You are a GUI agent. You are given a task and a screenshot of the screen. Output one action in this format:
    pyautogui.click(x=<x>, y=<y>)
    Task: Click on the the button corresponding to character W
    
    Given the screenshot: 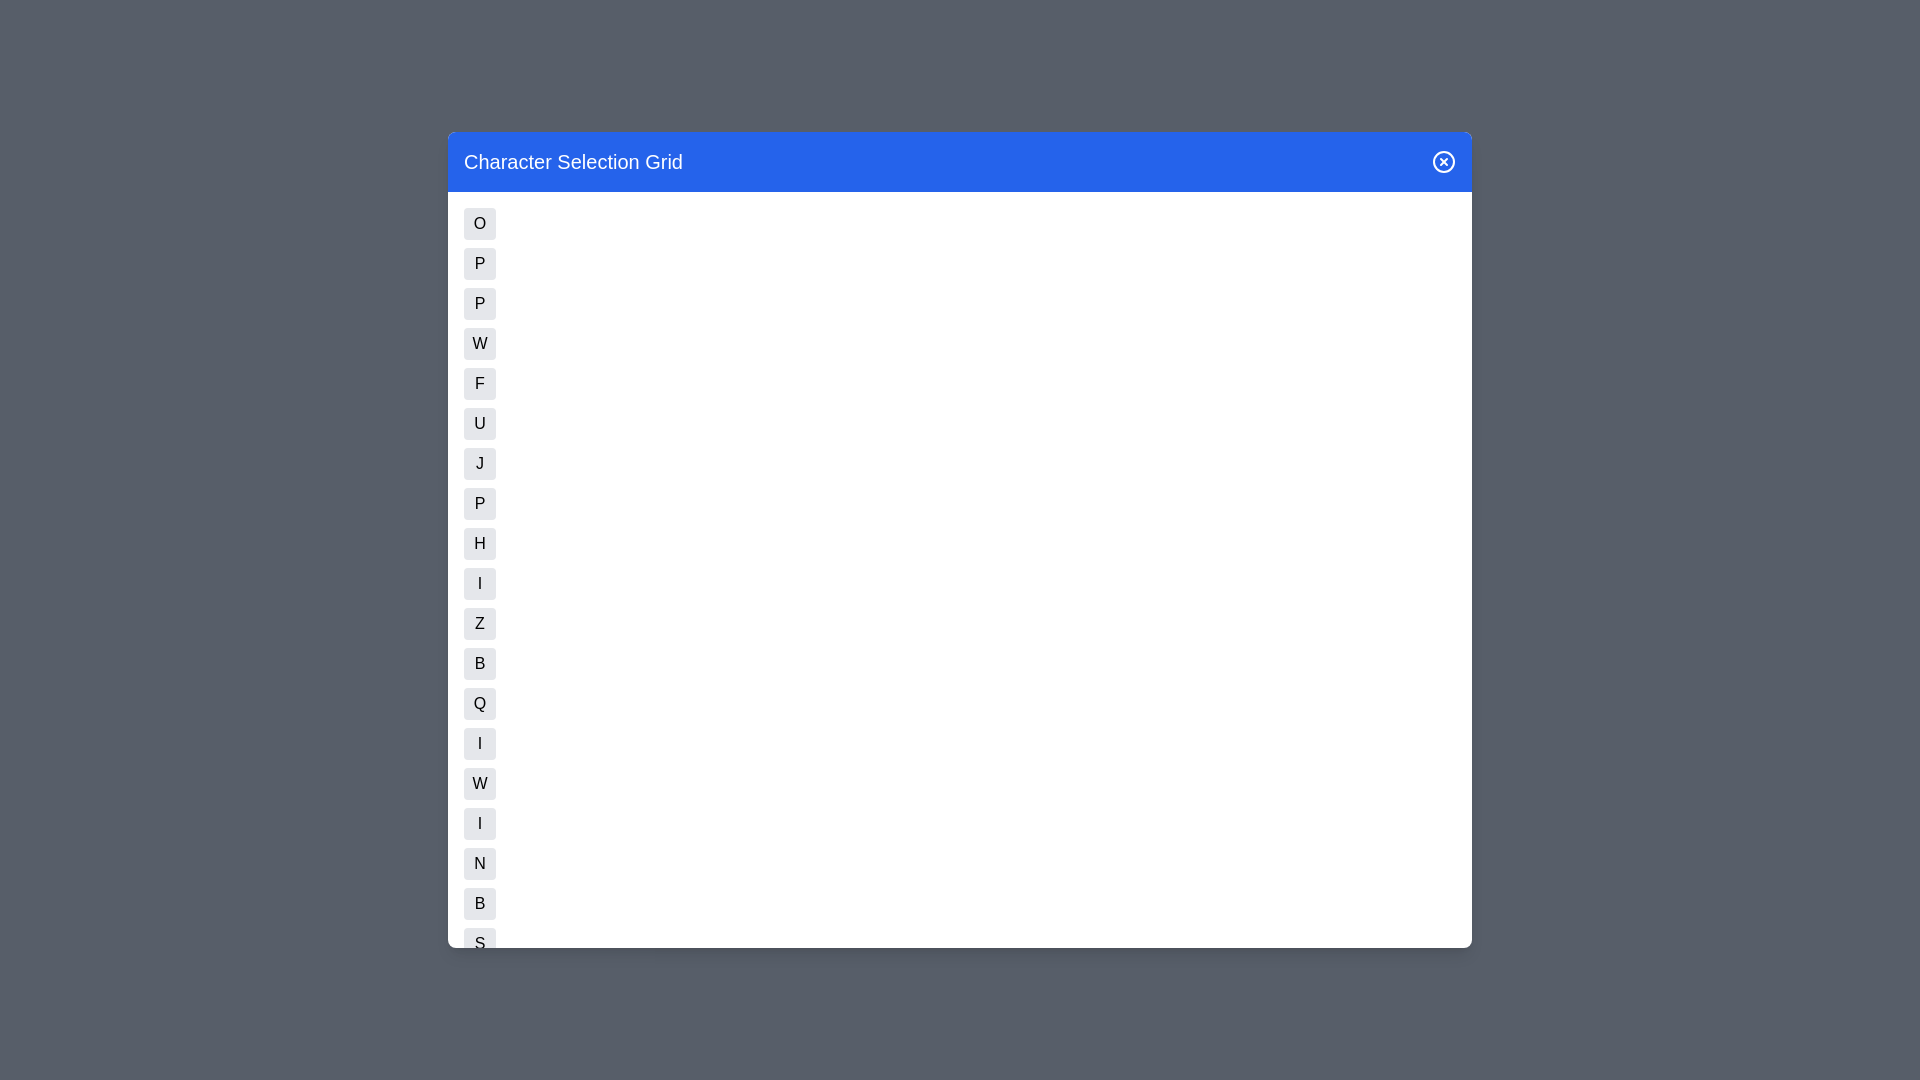 What is the action you would take?
    pyautogui.click(x=480, y=782)
    